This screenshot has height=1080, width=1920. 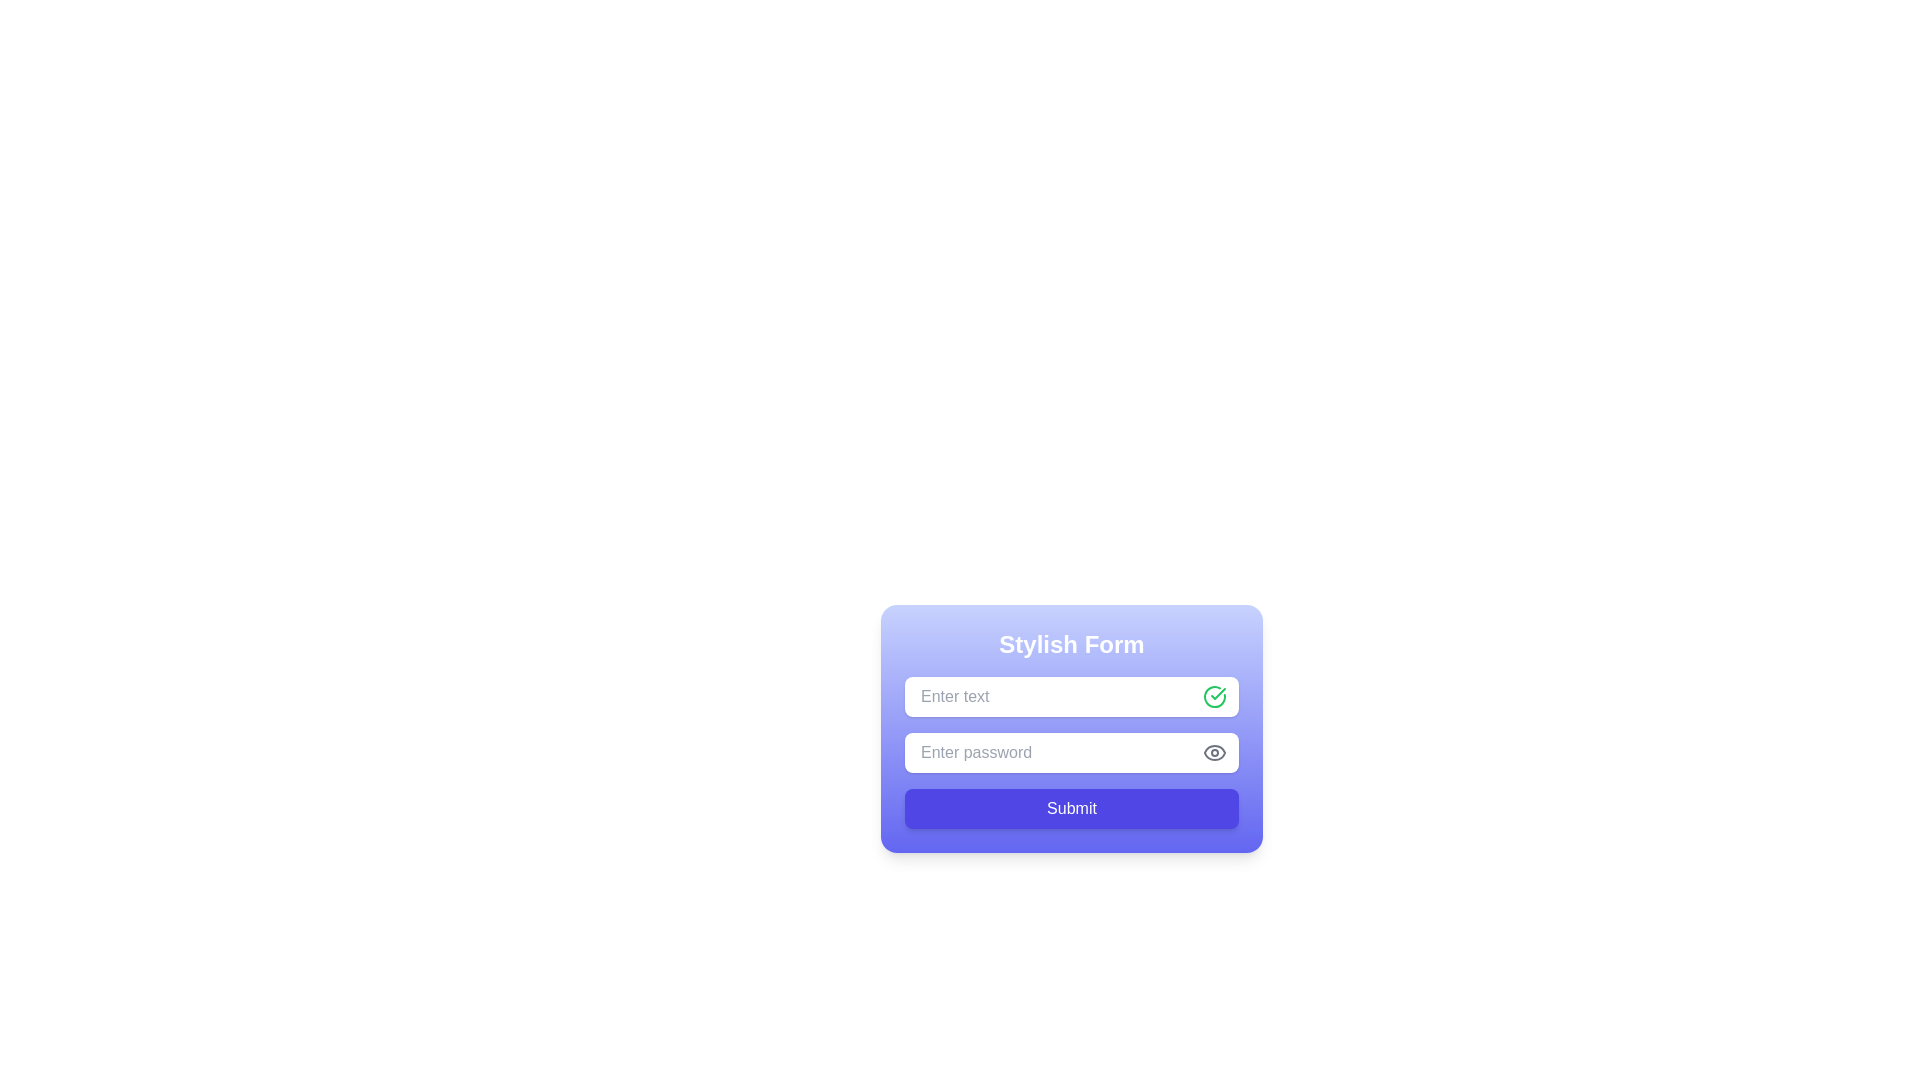 What do you see at coordinates (1213, 752) in the screenshot?
I see `the eye icon in the password input field` at bounding box center [1213, 752].